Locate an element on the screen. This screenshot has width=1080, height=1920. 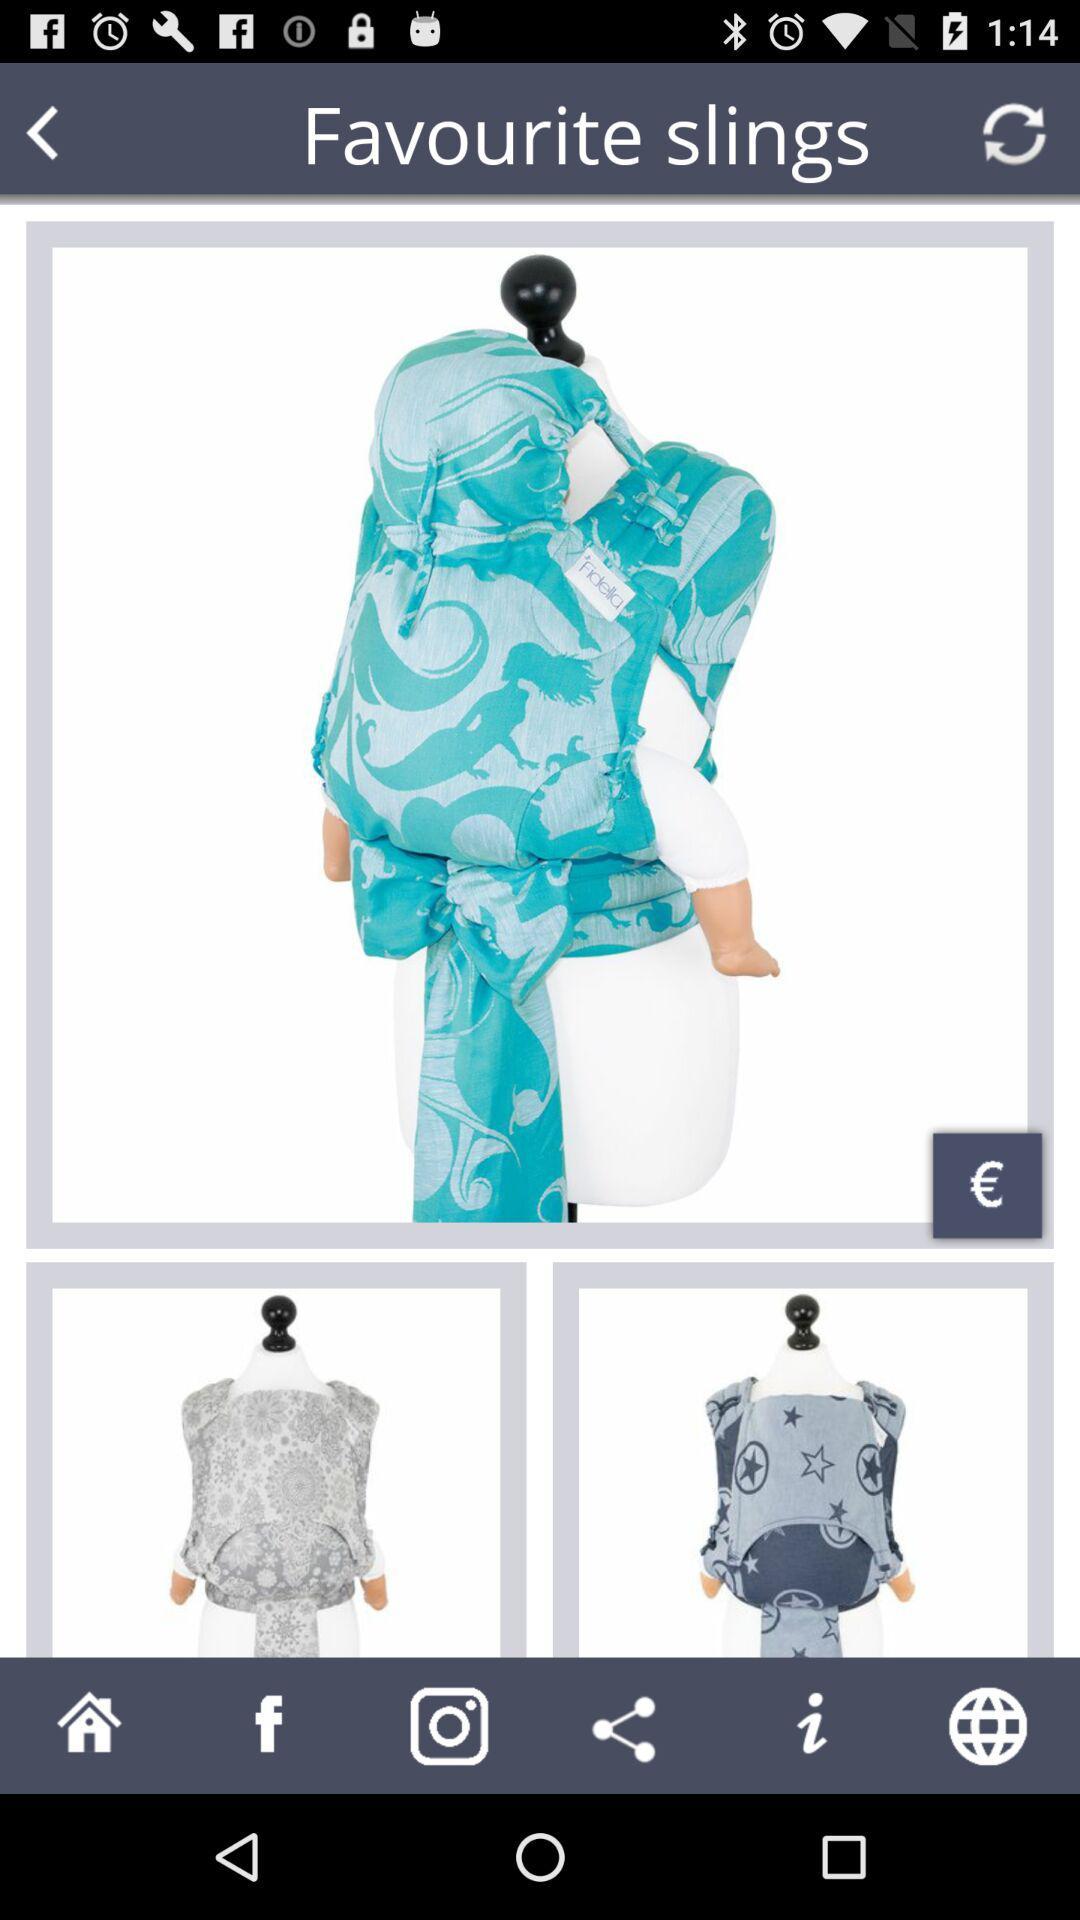
share with instgram is located at coordinates (450, 1724).